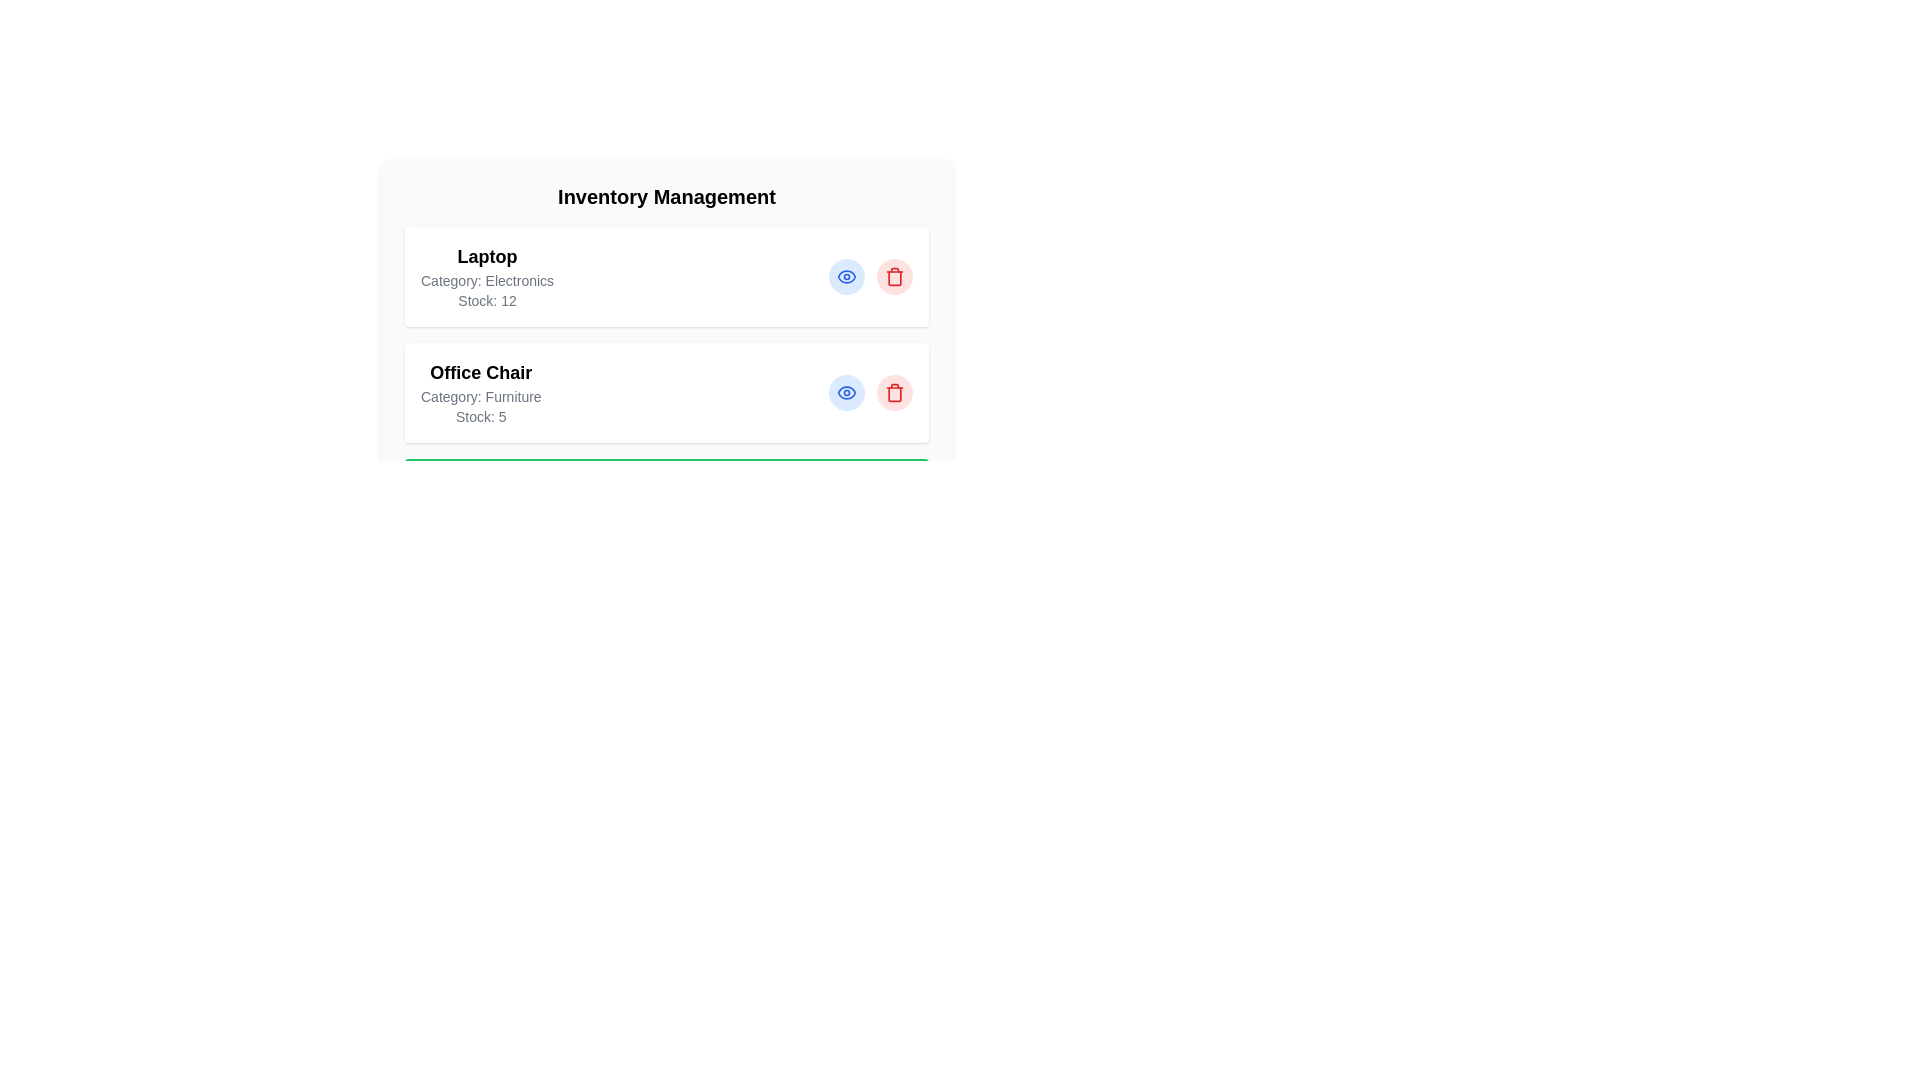 This screenshot has height=1080, width=1920. Describe the element at coordinates (893, 393) in the screenshot. I see `the delete button for the item with name Office Chair` at that location.